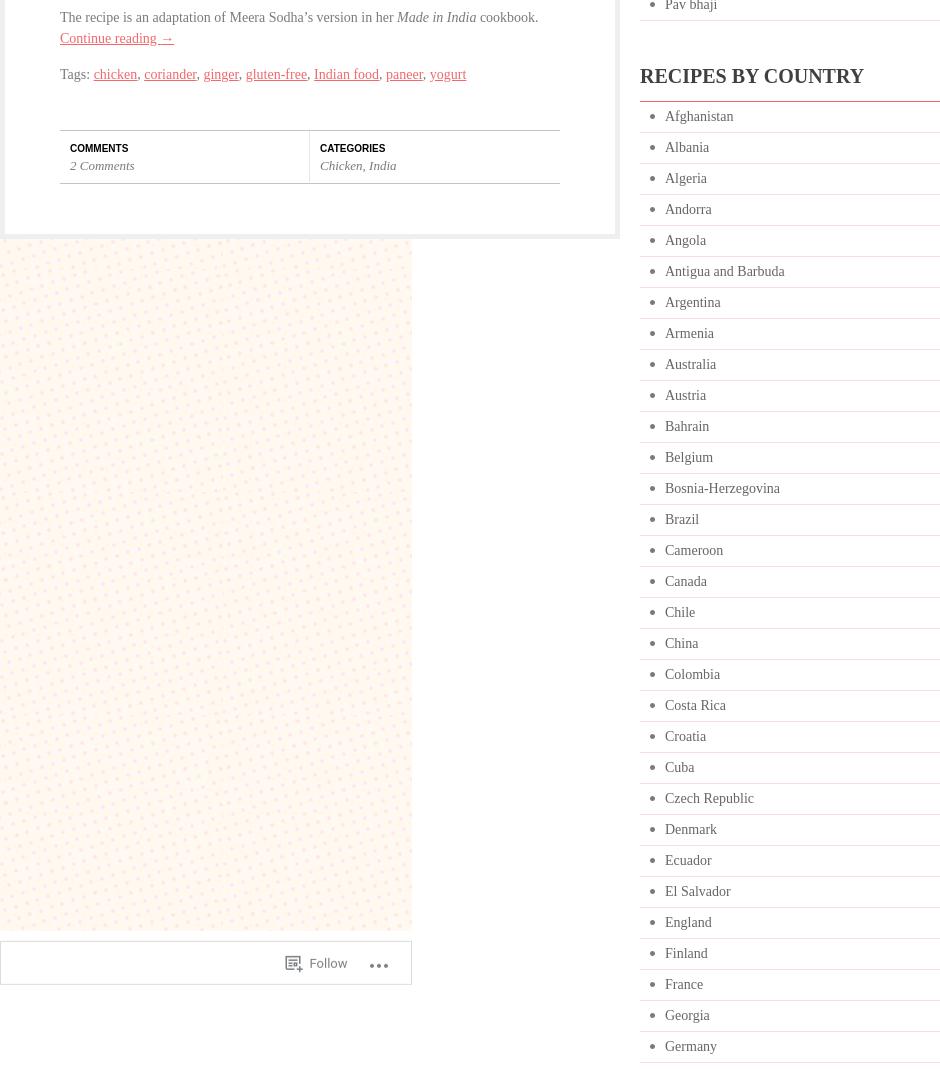  I want to click on 'paneer', so click(384, 72).